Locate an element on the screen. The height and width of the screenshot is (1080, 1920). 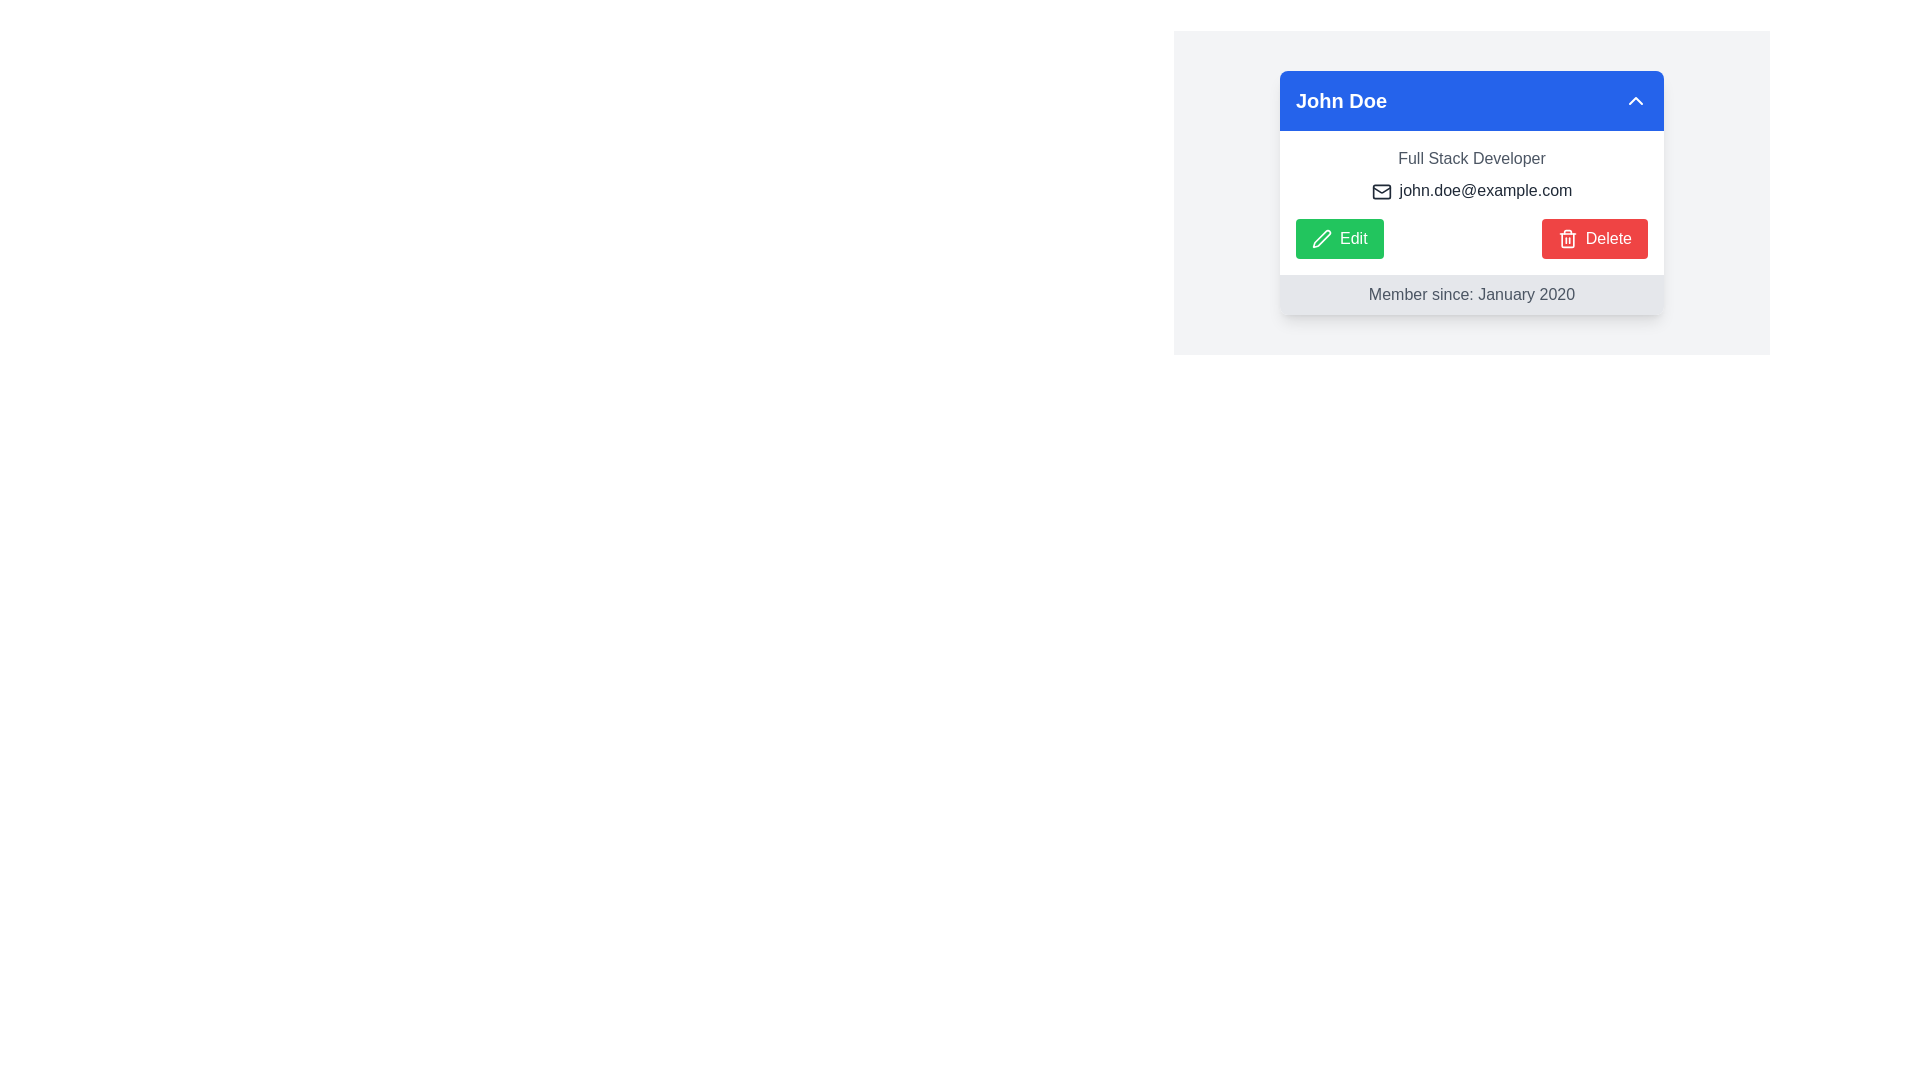
the user's name display label located in the top-left section of the blue header bar, positioned to the left of the interactive chevron-down icon is located at coordinates (1341, 100).